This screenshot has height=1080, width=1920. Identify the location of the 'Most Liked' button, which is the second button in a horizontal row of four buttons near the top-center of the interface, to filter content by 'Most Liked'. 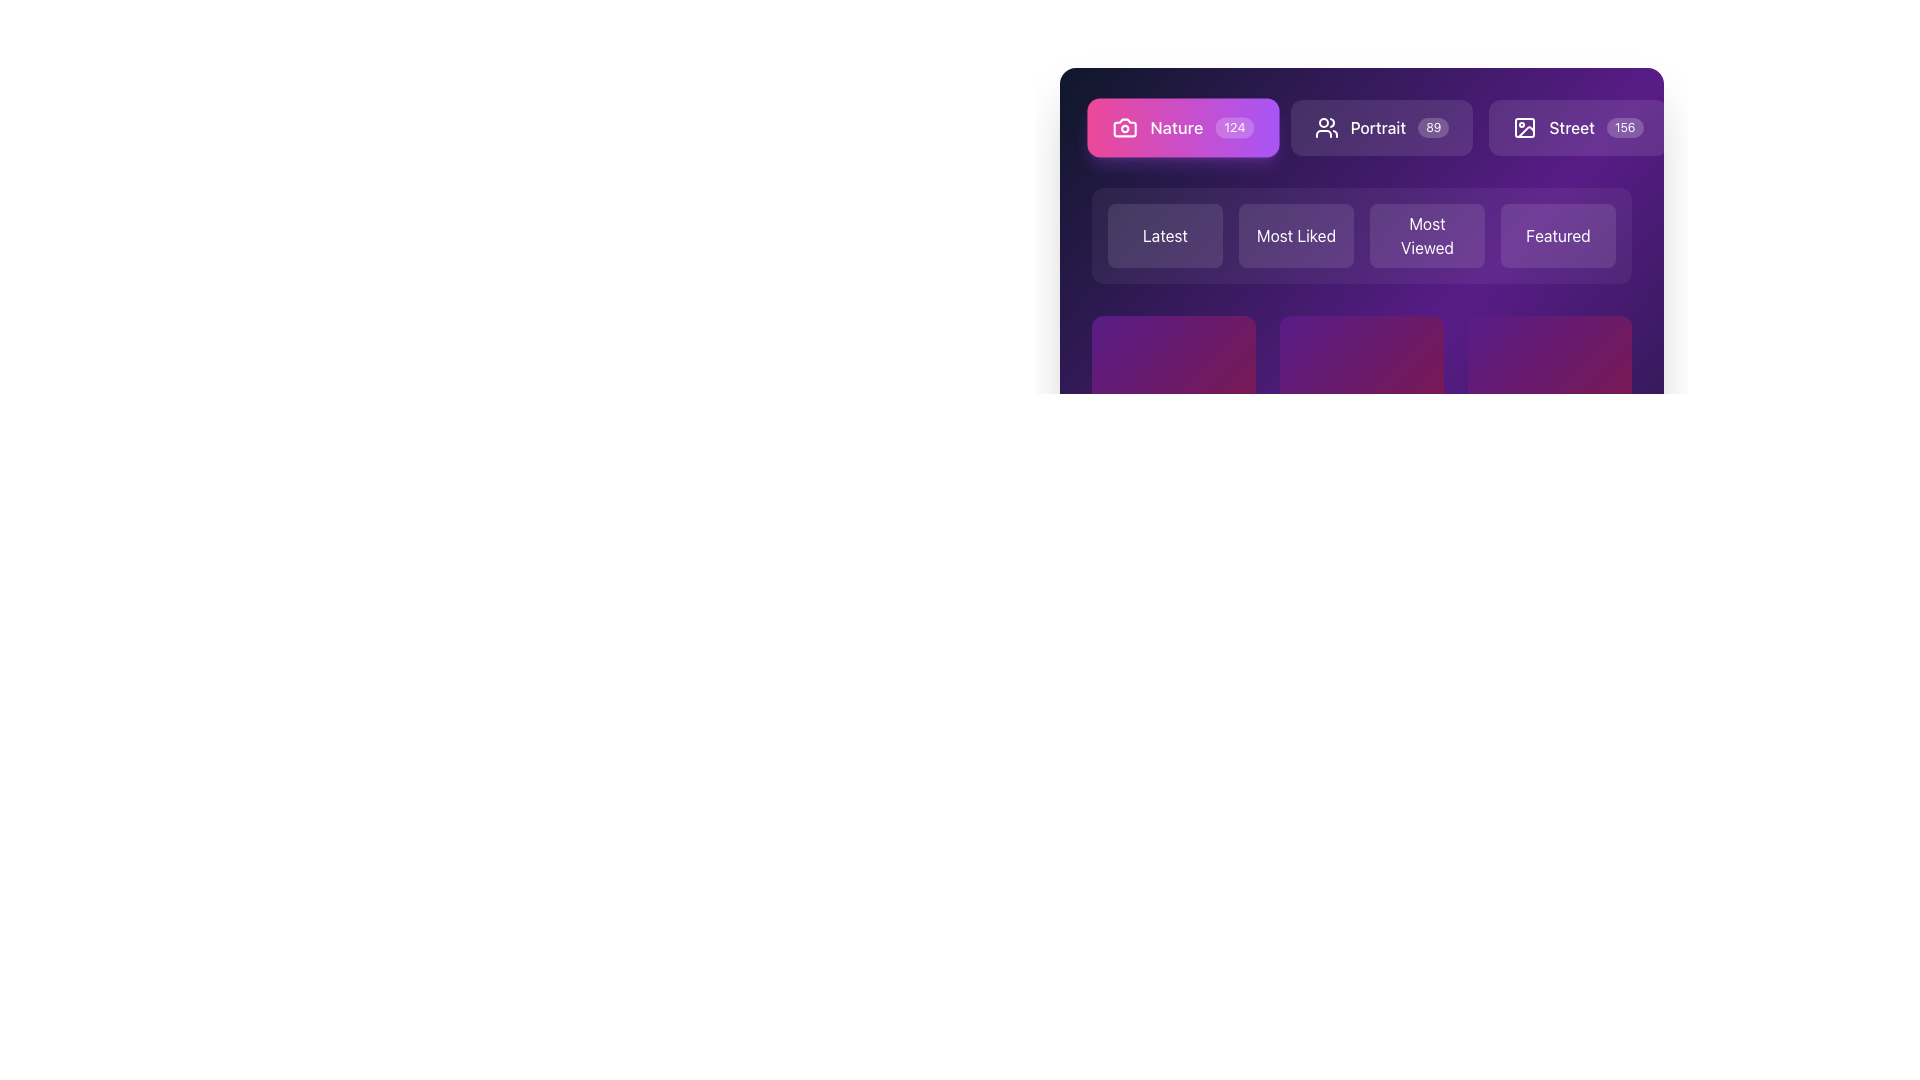
(1296, 234).